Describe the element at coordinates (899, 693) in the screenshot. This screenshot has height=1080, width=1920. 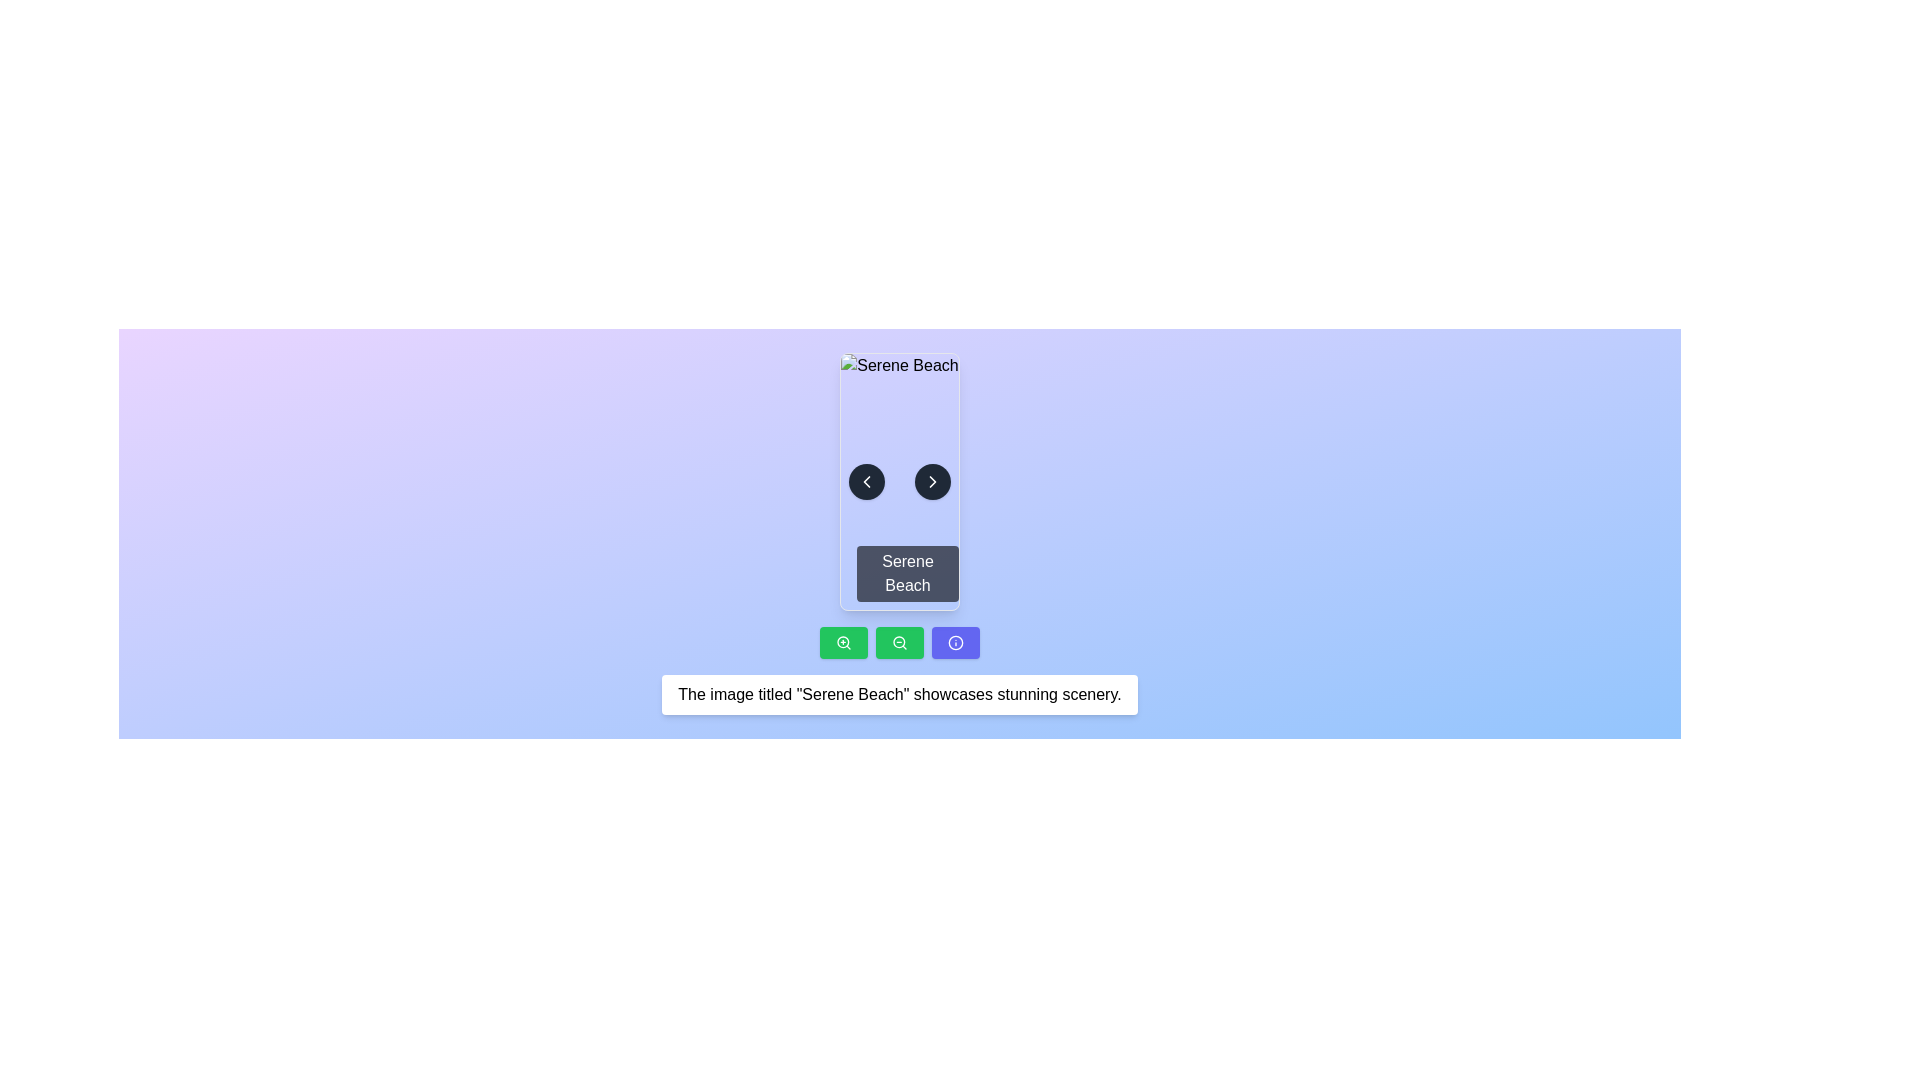
I see `the Text Label that provides a contextual explanation for the image titled 'Serene Beach', located at the bottom area of the layout, centered horizontally` at that location.